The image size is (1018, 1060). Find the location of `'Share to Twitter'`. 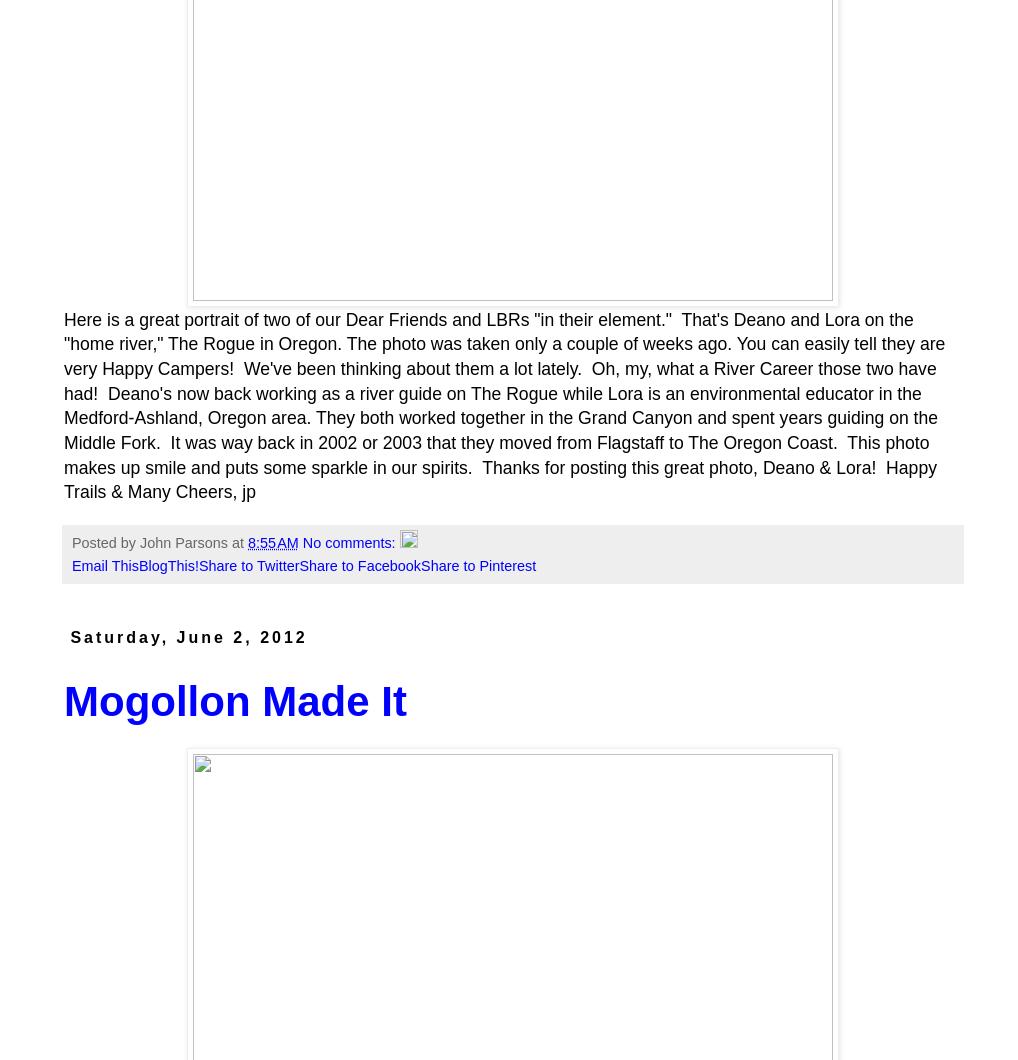

'Share to Twitter' is located at coordinates (247, 564).